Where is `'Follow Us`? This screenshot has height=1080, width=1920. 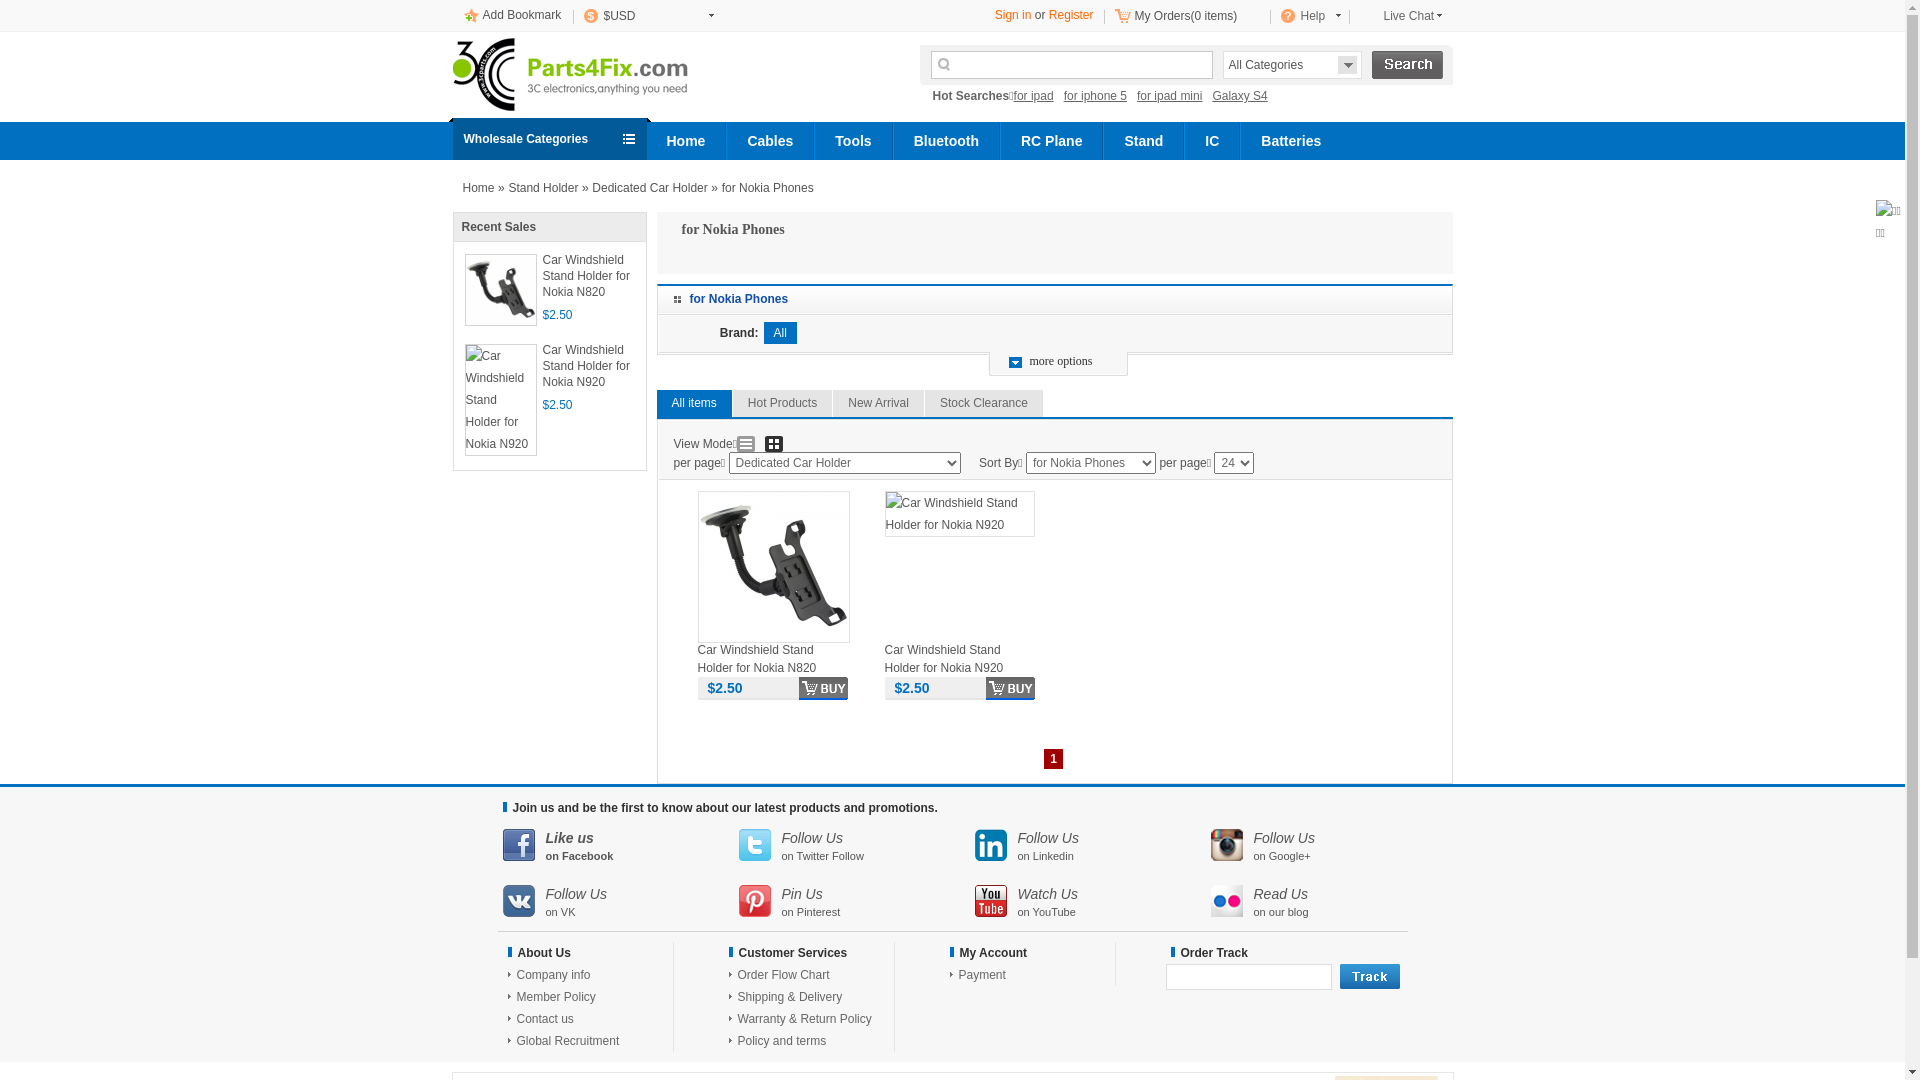 'Follow Us is located at coordinates (1091, 845).